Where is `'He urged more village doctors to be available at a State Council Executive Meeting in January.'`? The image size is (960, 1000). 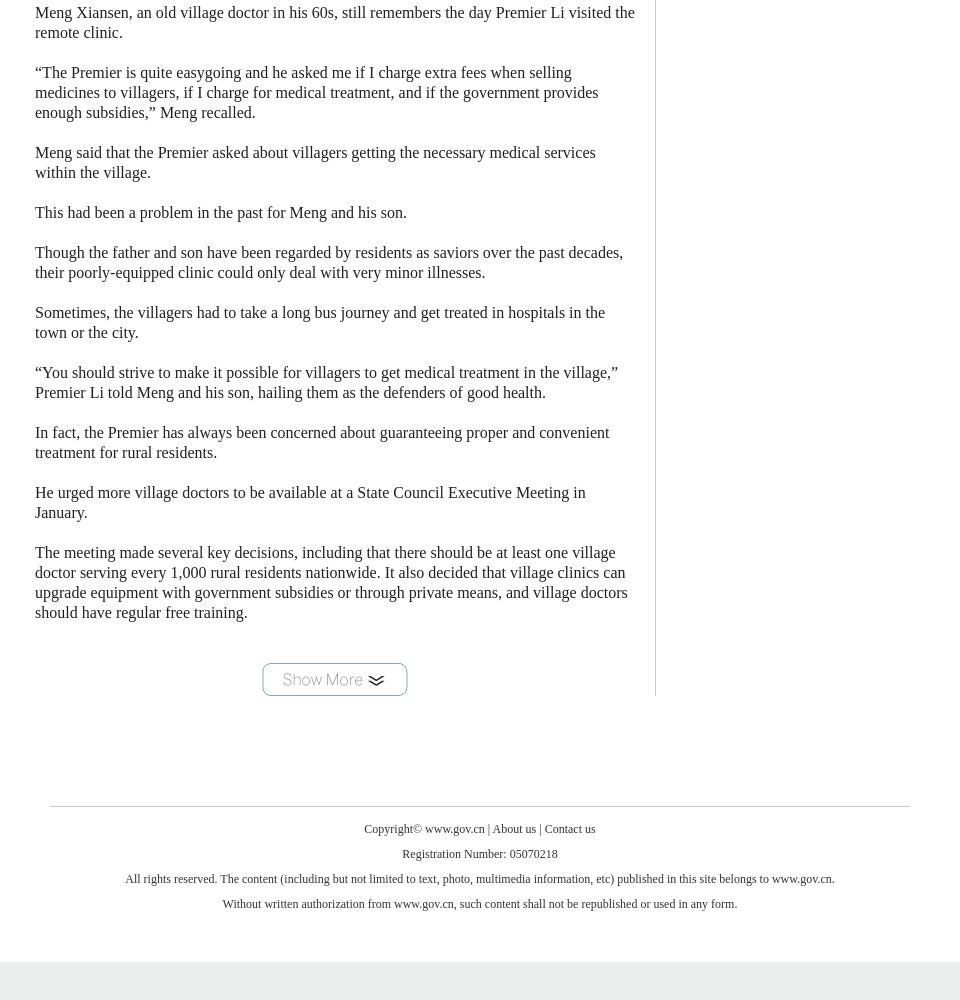 'He urged more village doctors to be available at a State Council Executive Meeting in January.' is located at coordinates (34, 502).